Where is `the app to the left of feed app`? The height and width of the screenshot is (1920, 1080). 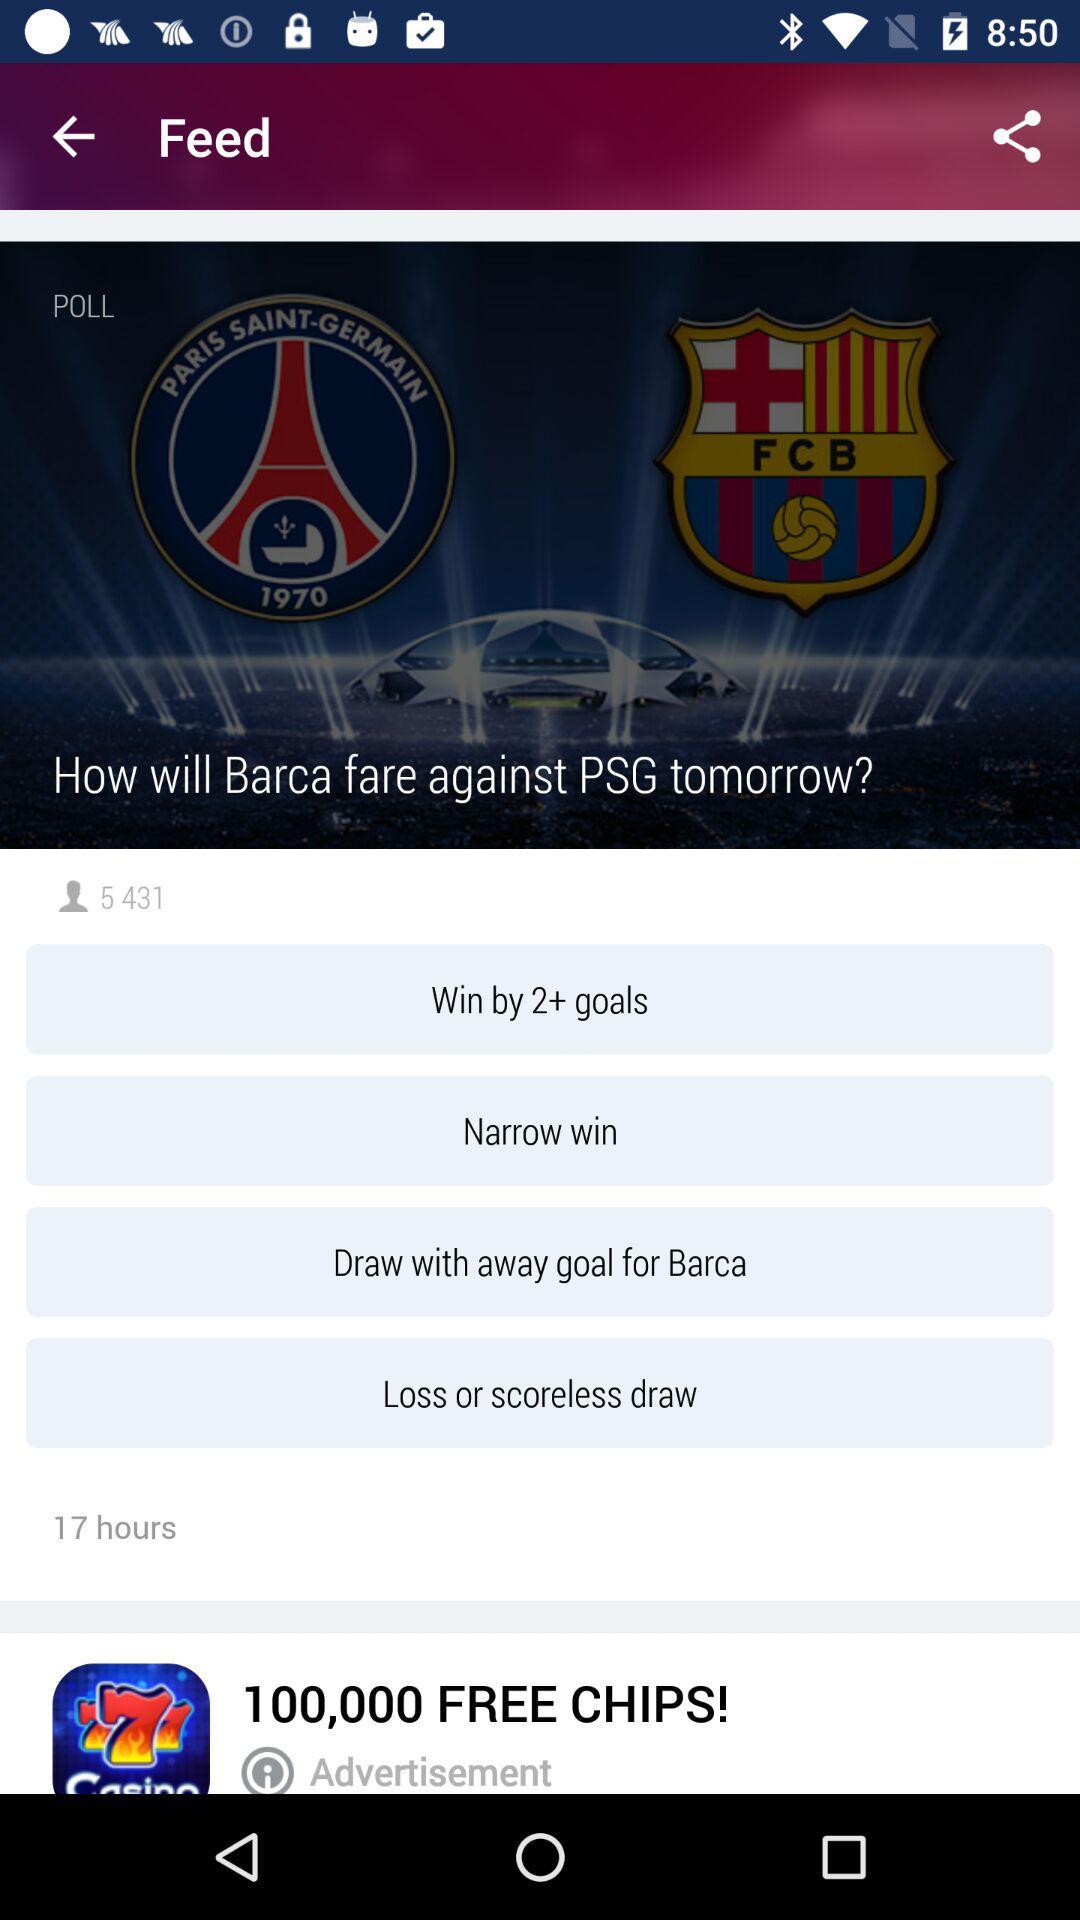
the app to the left of feed app is located at coordinates (72, 135).